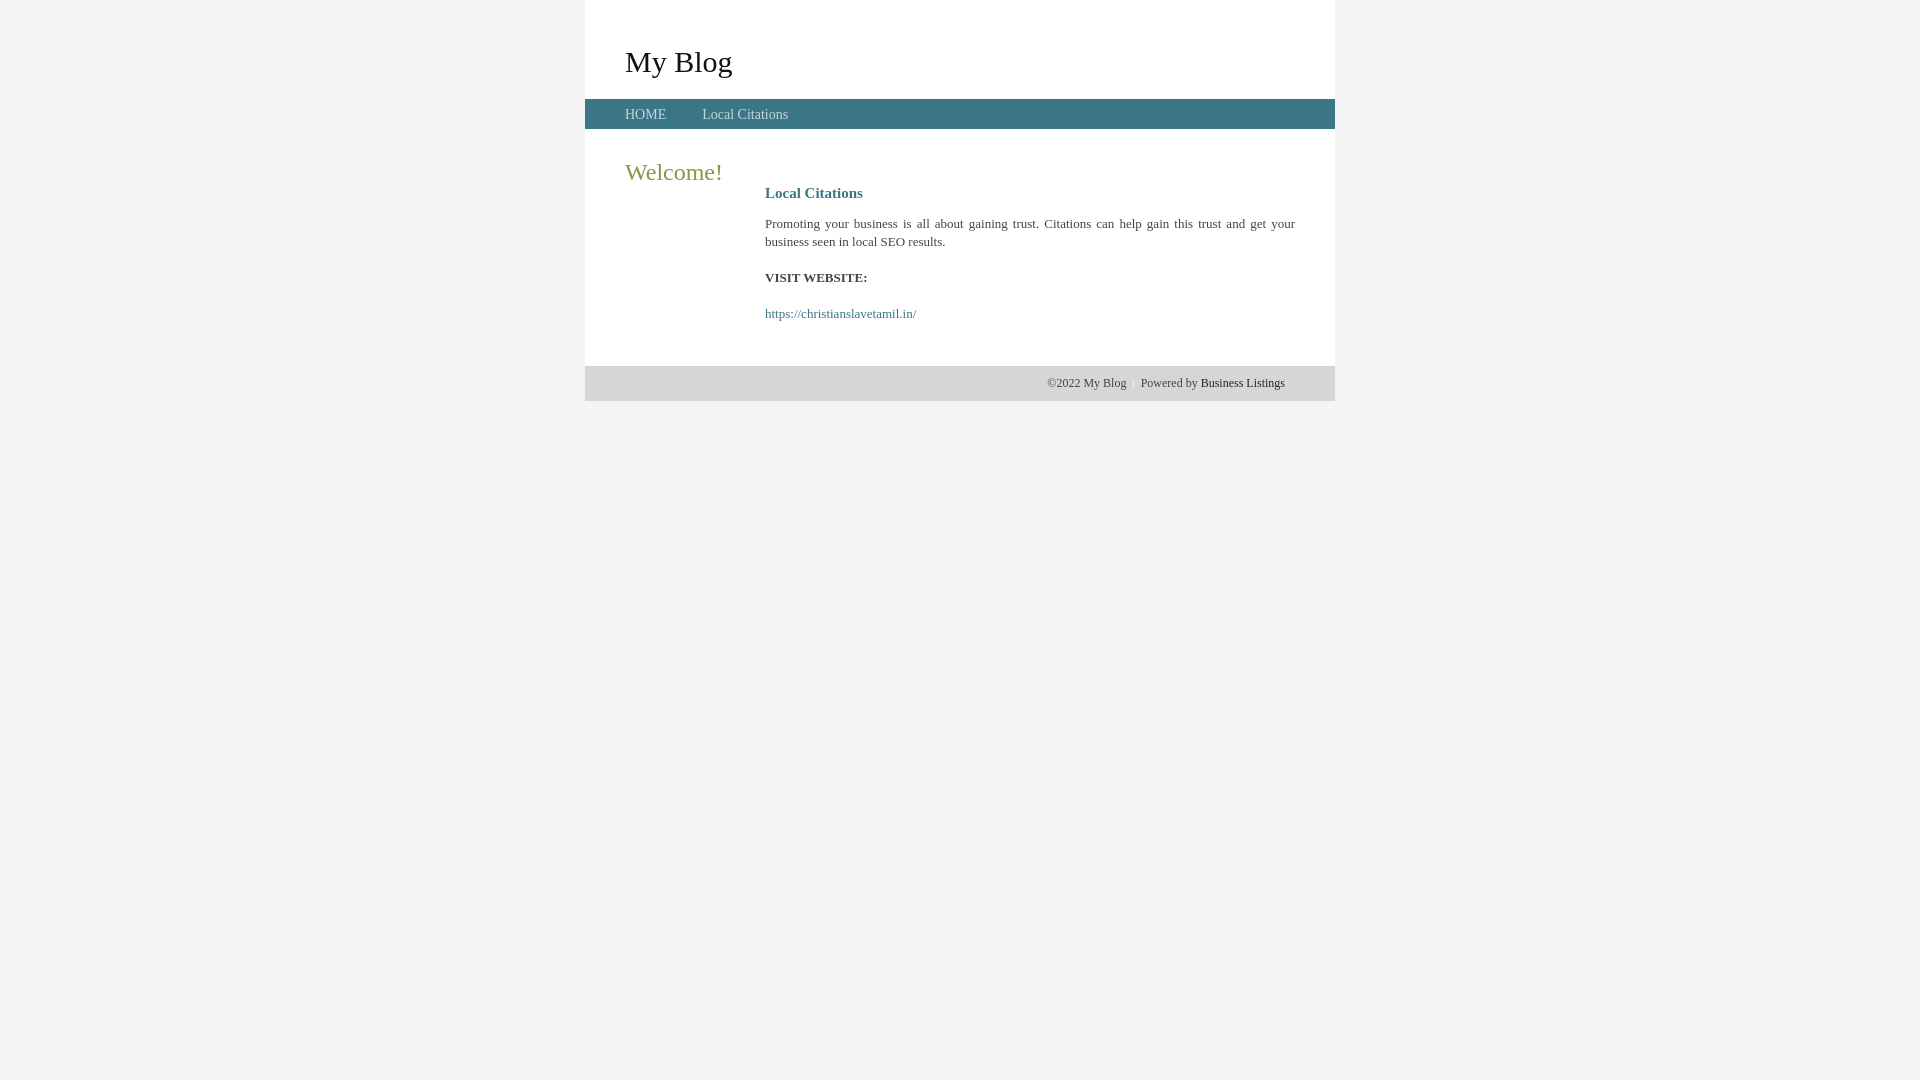  What do you see at coordinates (678, 60) in the screenshot?
I see `'My Blog'` at bounding box center [678, 60].